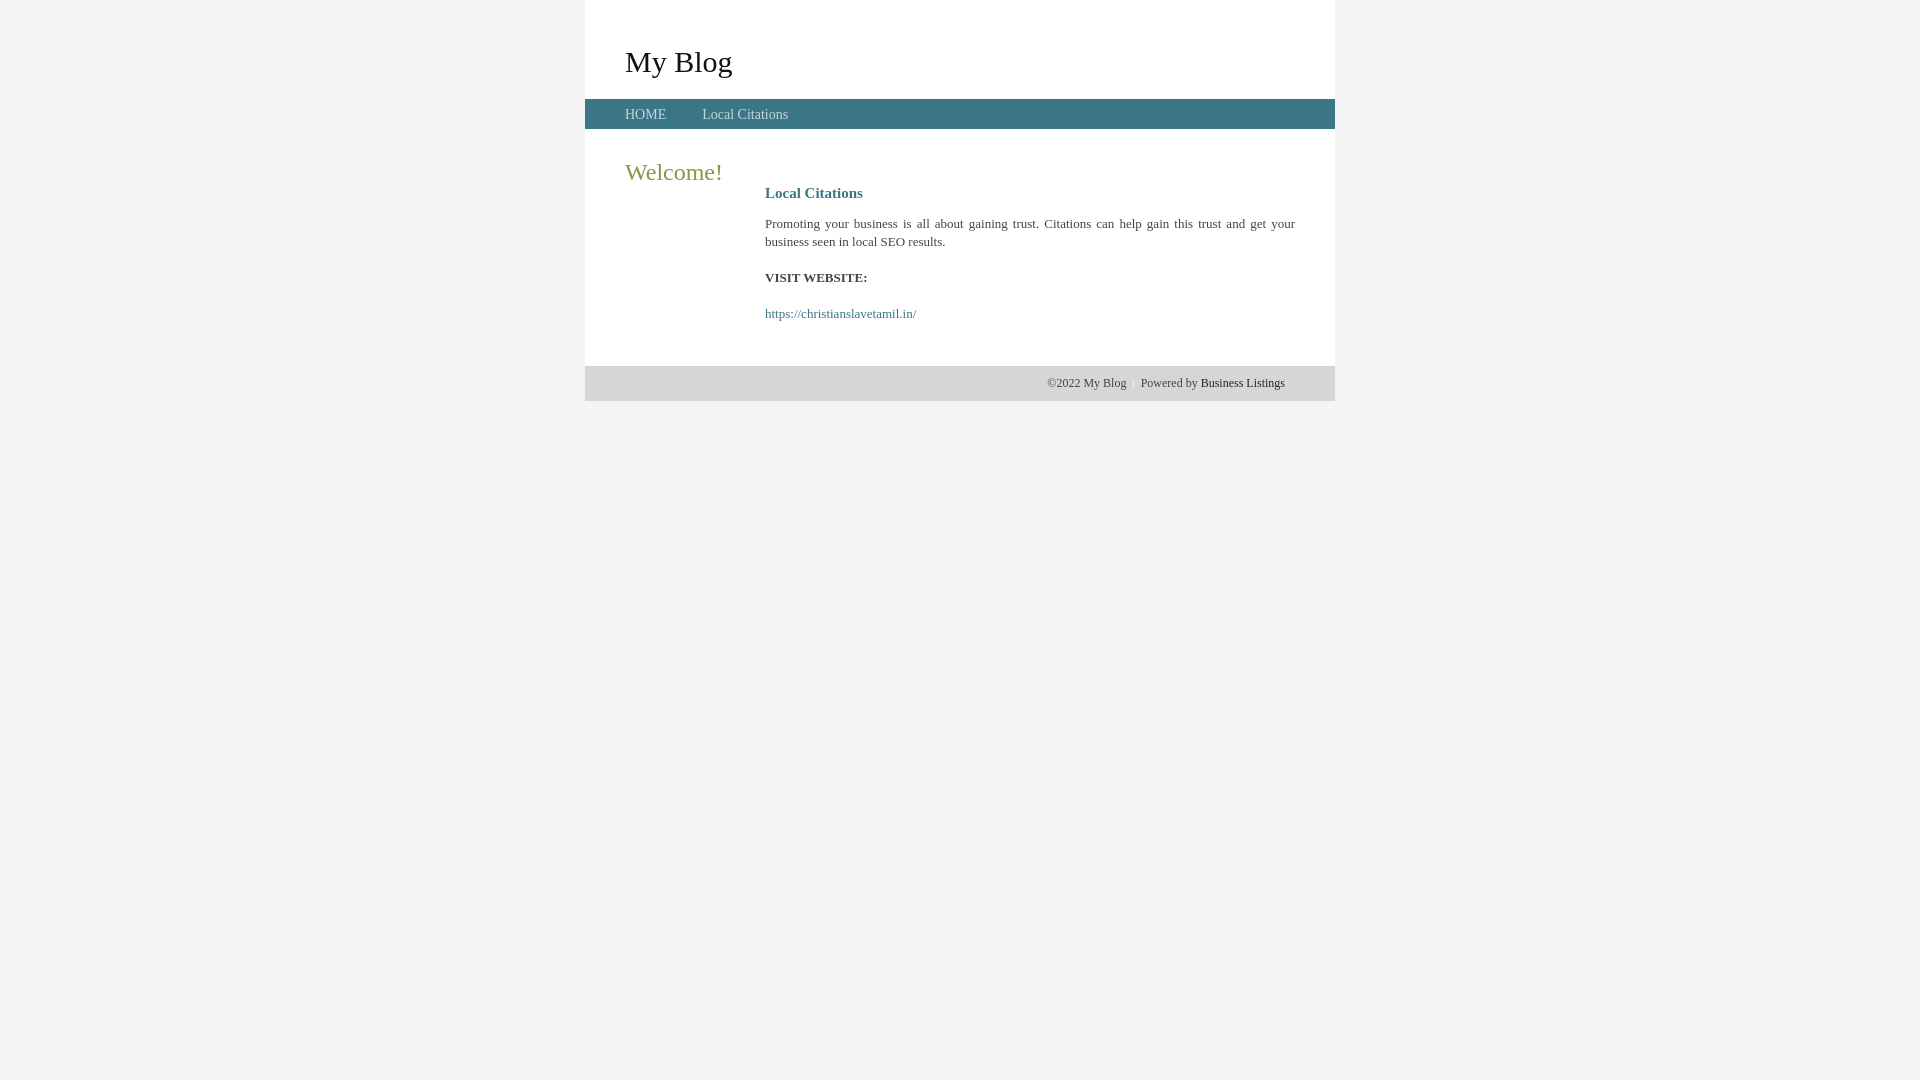  What do you see at coordinates (678, 60) in the screenshot?
I see `'My Blog'` at bounding box center [678, 60].